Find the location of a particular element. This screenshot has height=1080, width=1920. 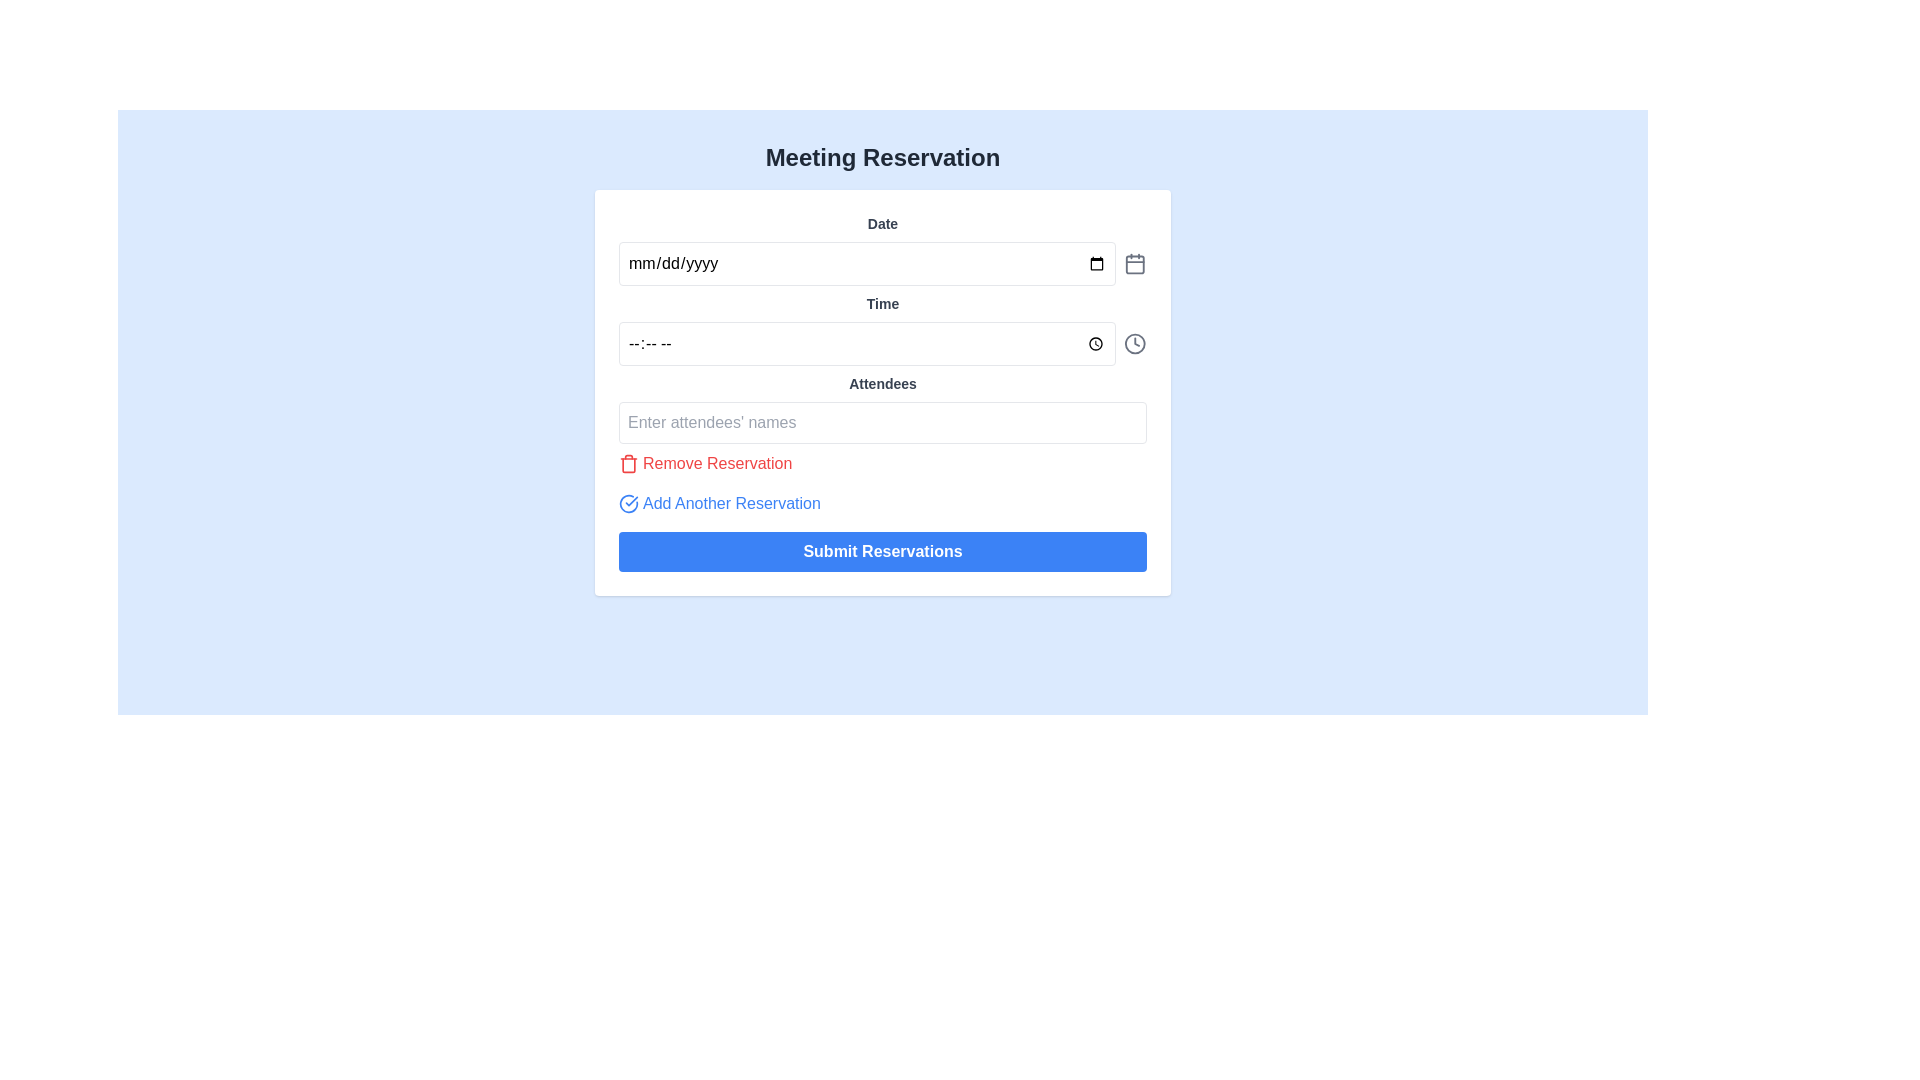

the 'Remove Reservation' button styled in red text with a trash bin icon, located in the bottom section of the 'Attendees' form is located at coordinates (705, 463).